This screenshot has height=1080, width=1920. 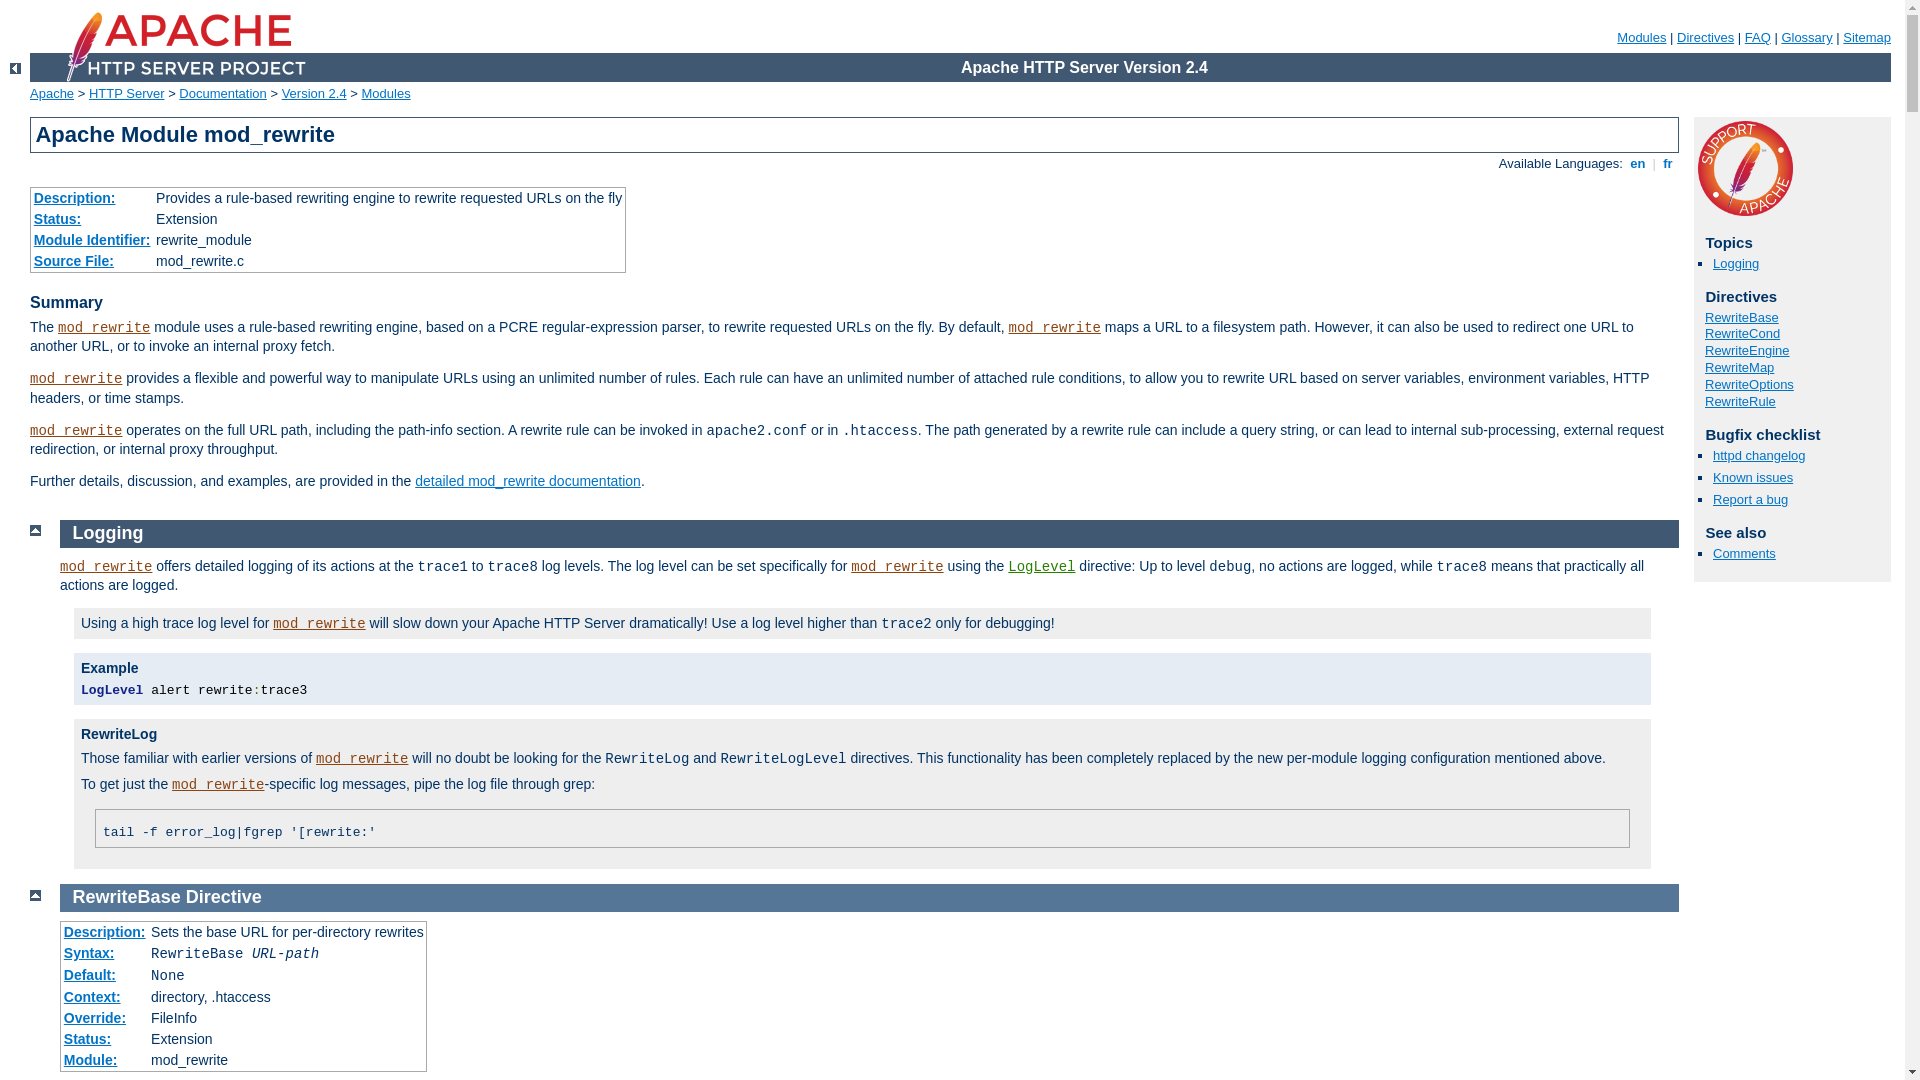 I want to click on 'Module Identifier:', so click(x=33, y=238).